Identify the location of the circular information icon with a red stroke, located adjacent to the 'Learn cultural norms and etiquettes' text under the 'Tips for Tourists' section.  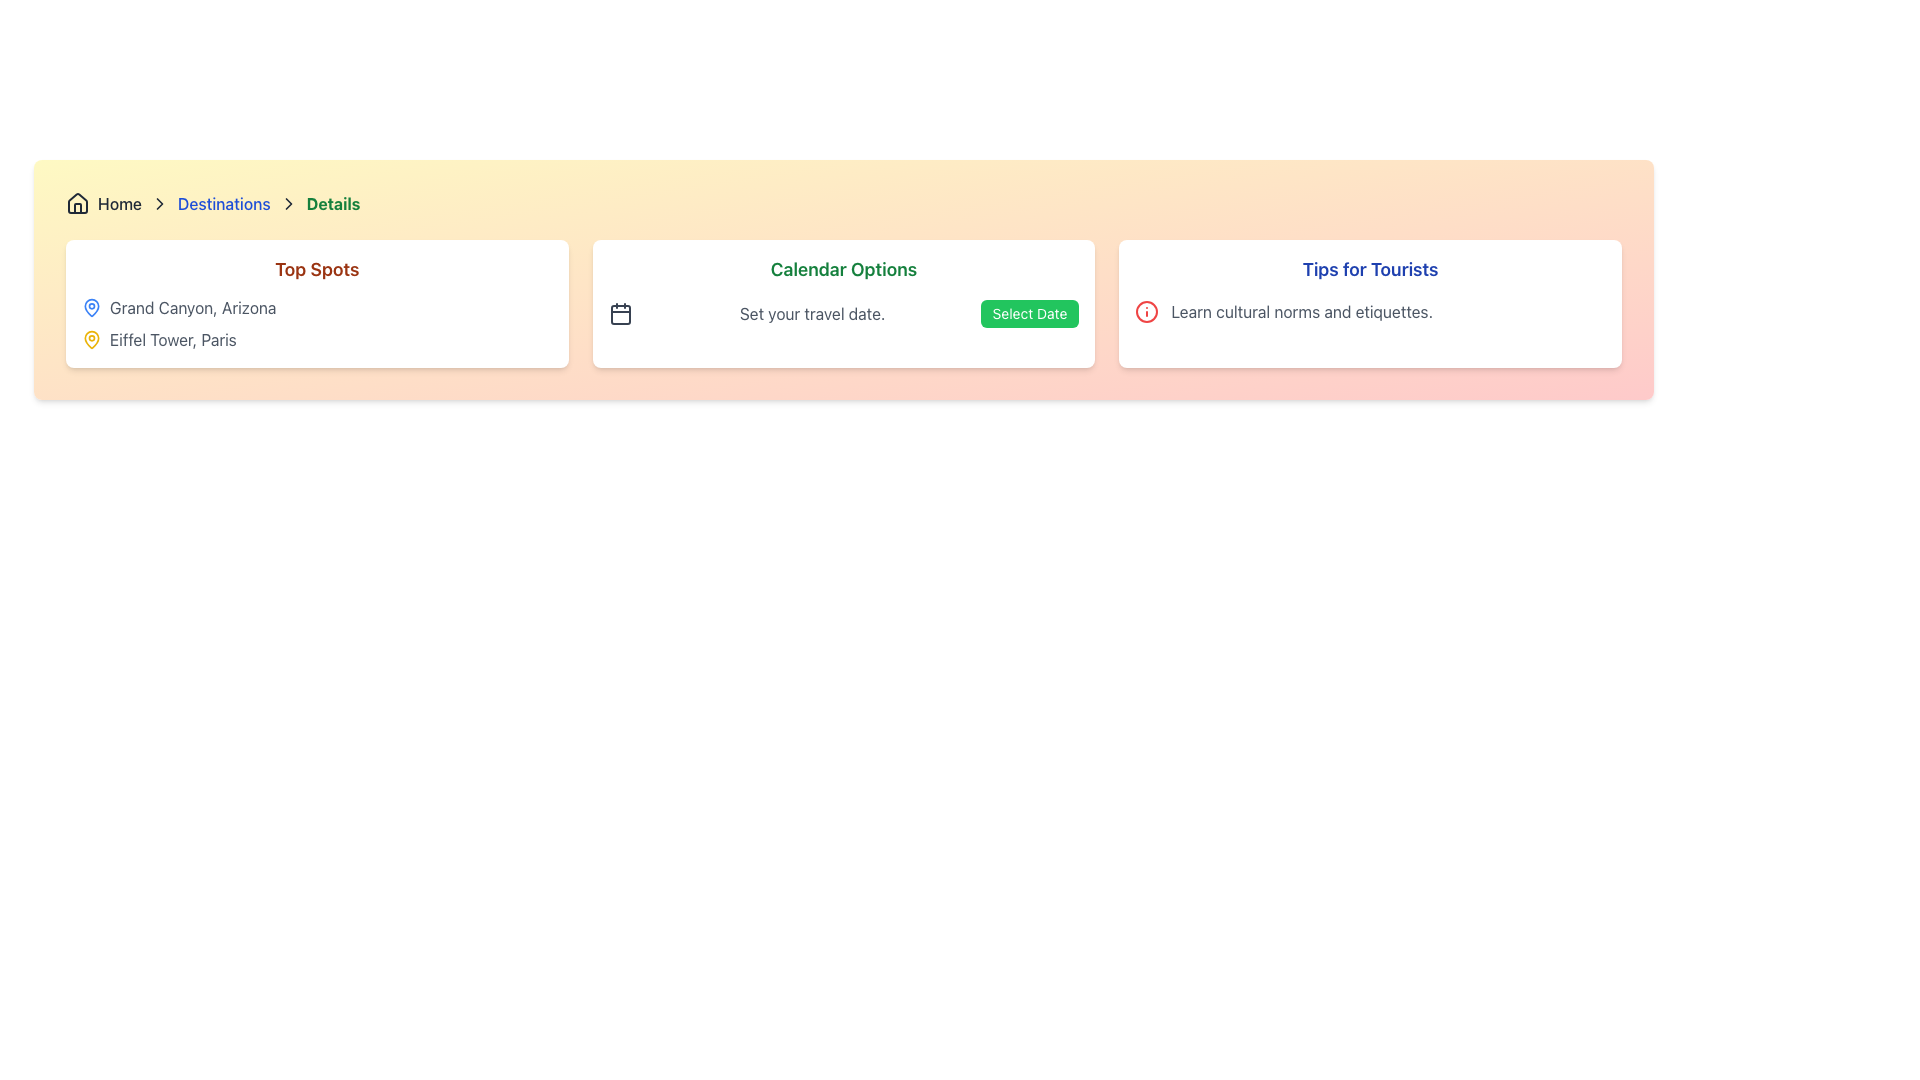
(1147, 312).